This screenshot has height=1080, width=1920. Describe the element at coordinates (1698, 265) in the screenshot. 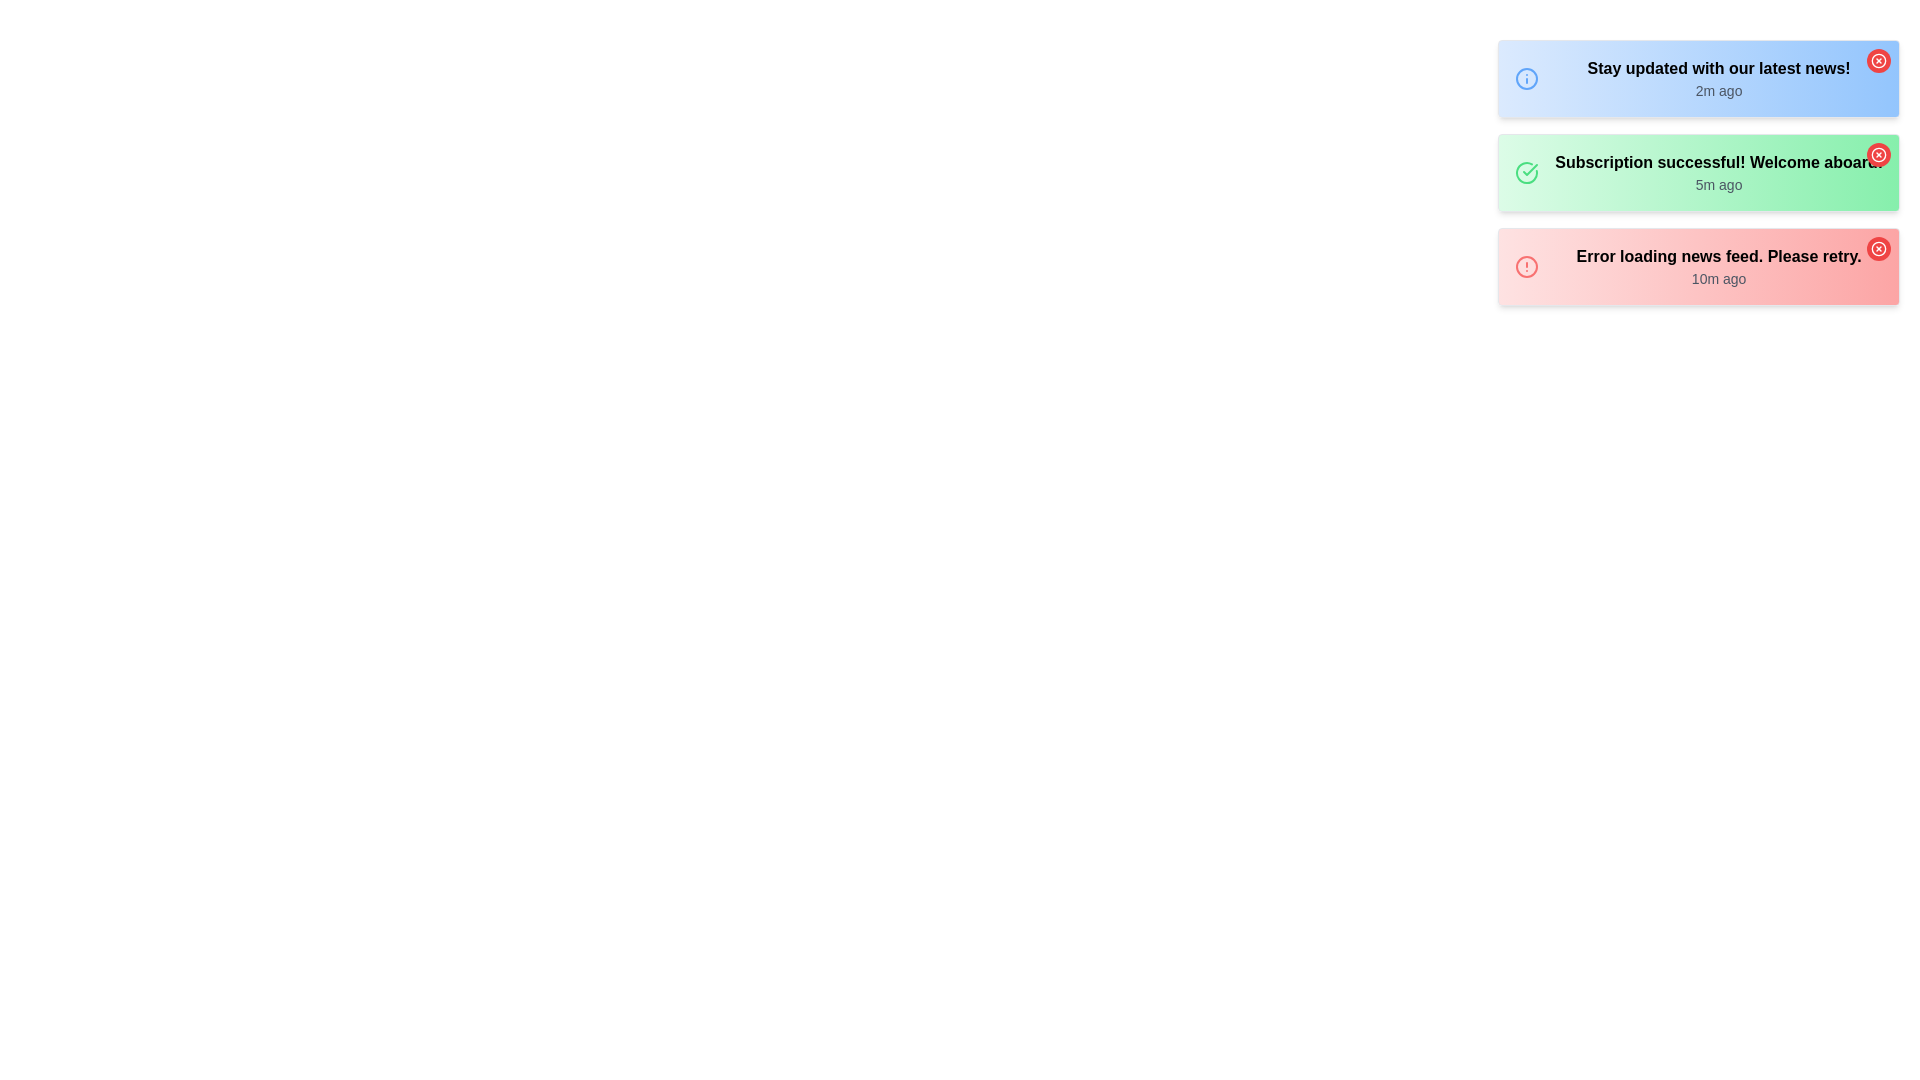

I see `the error type` at that location.